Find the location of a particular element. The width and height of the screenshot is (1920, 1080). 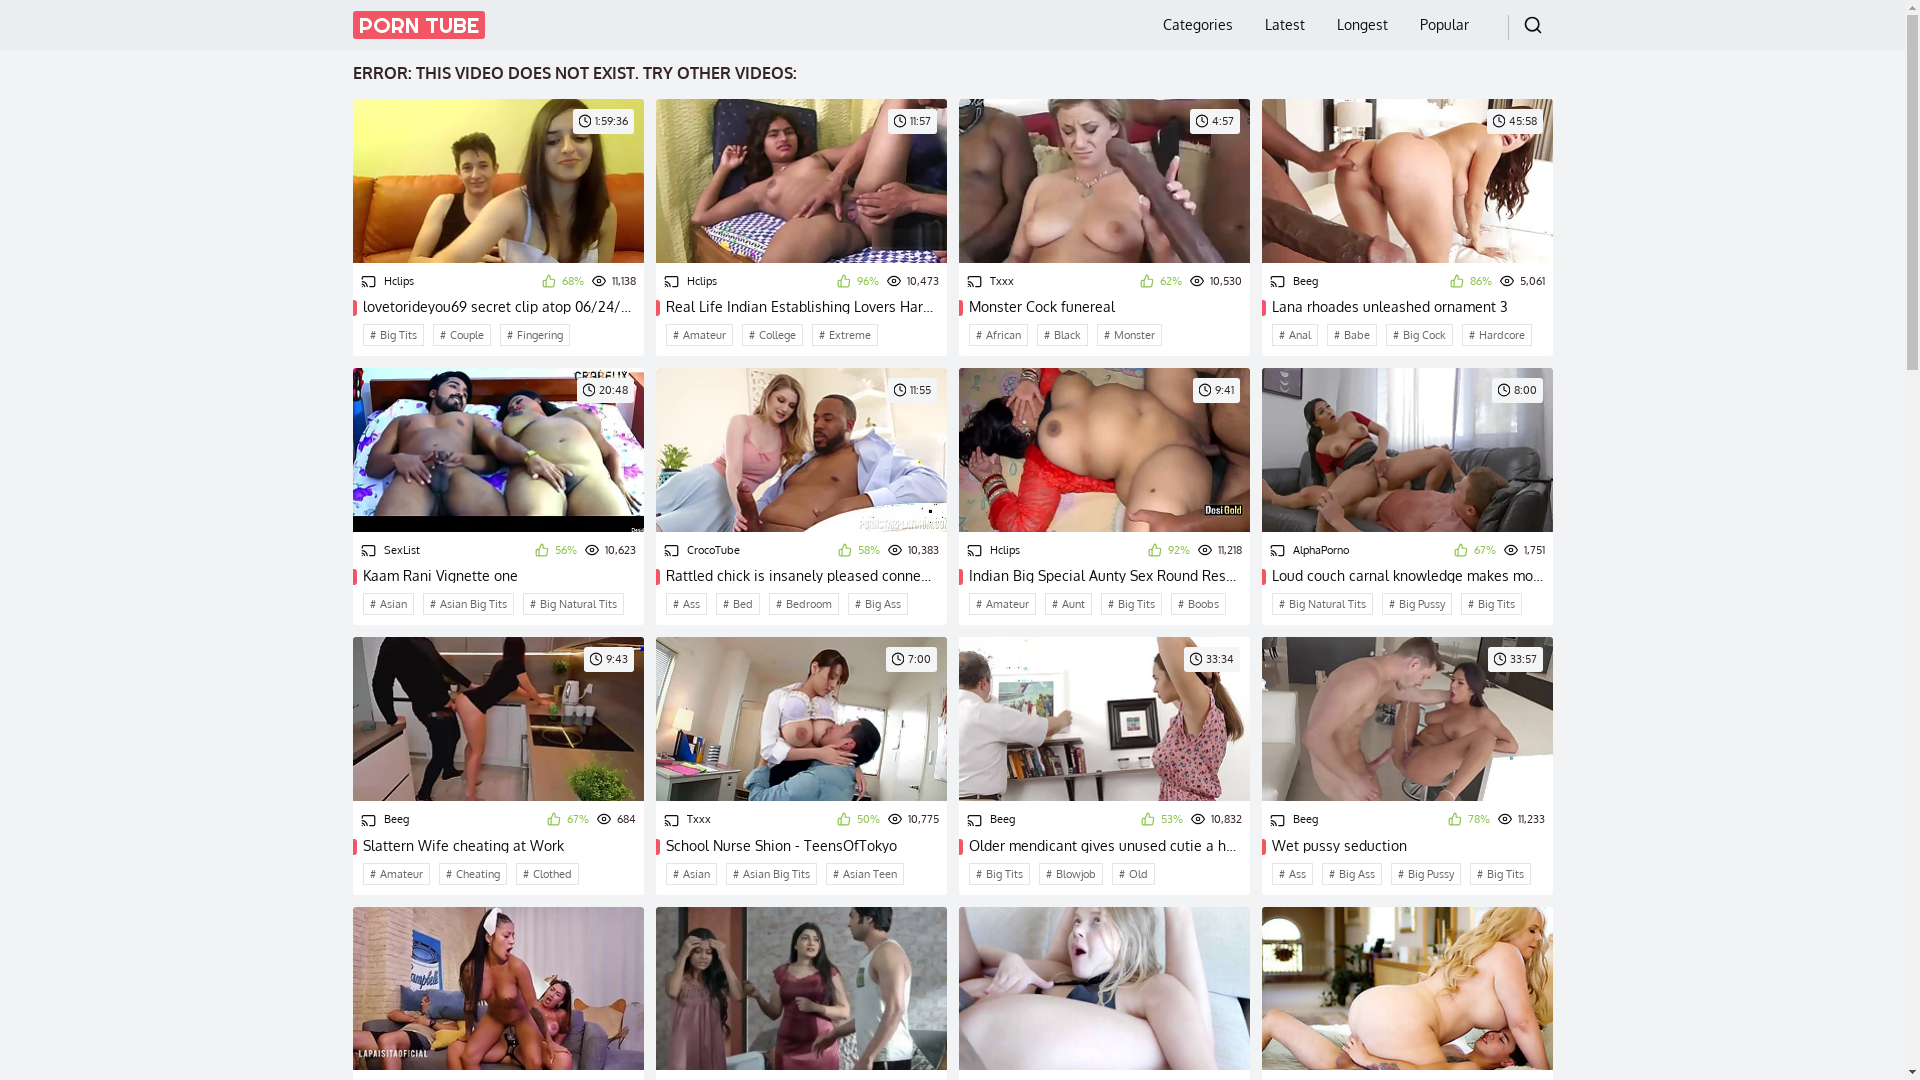

'Kaam Rani Vignette one' is located at coordinates (497, 575).